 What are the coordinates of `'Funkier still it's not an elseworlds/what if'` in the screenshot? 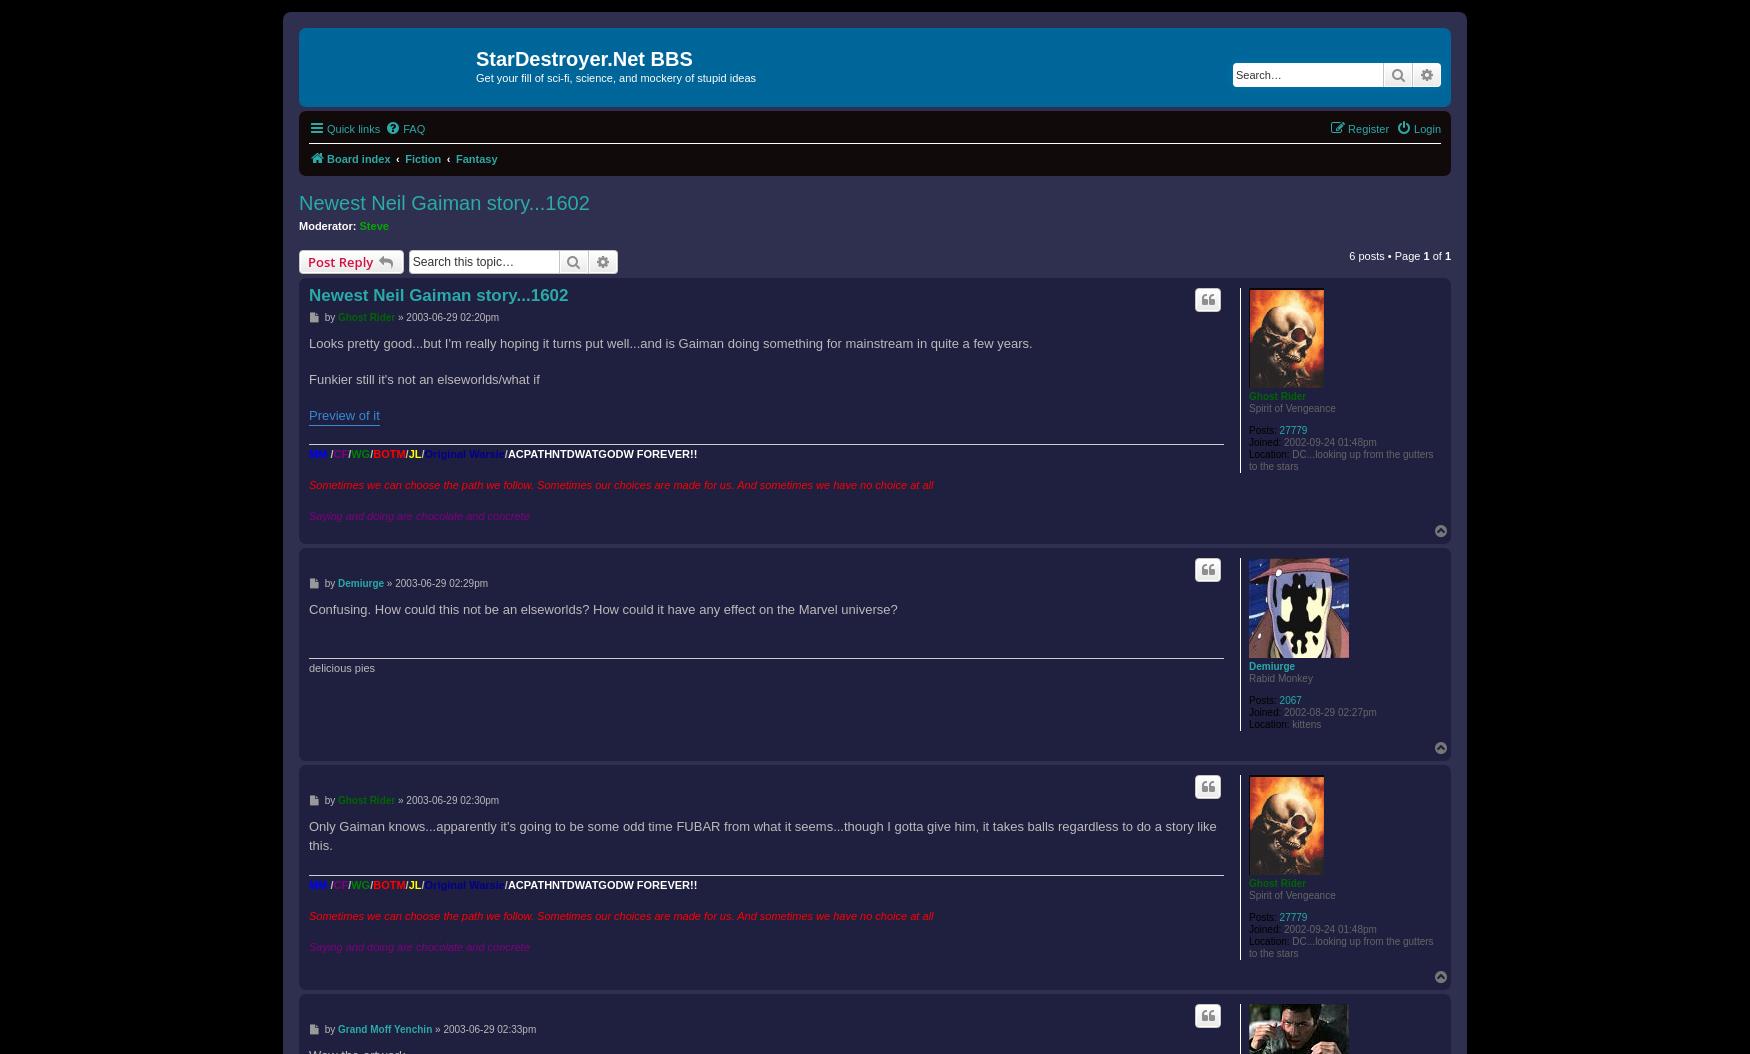 It's located at (423, 377).